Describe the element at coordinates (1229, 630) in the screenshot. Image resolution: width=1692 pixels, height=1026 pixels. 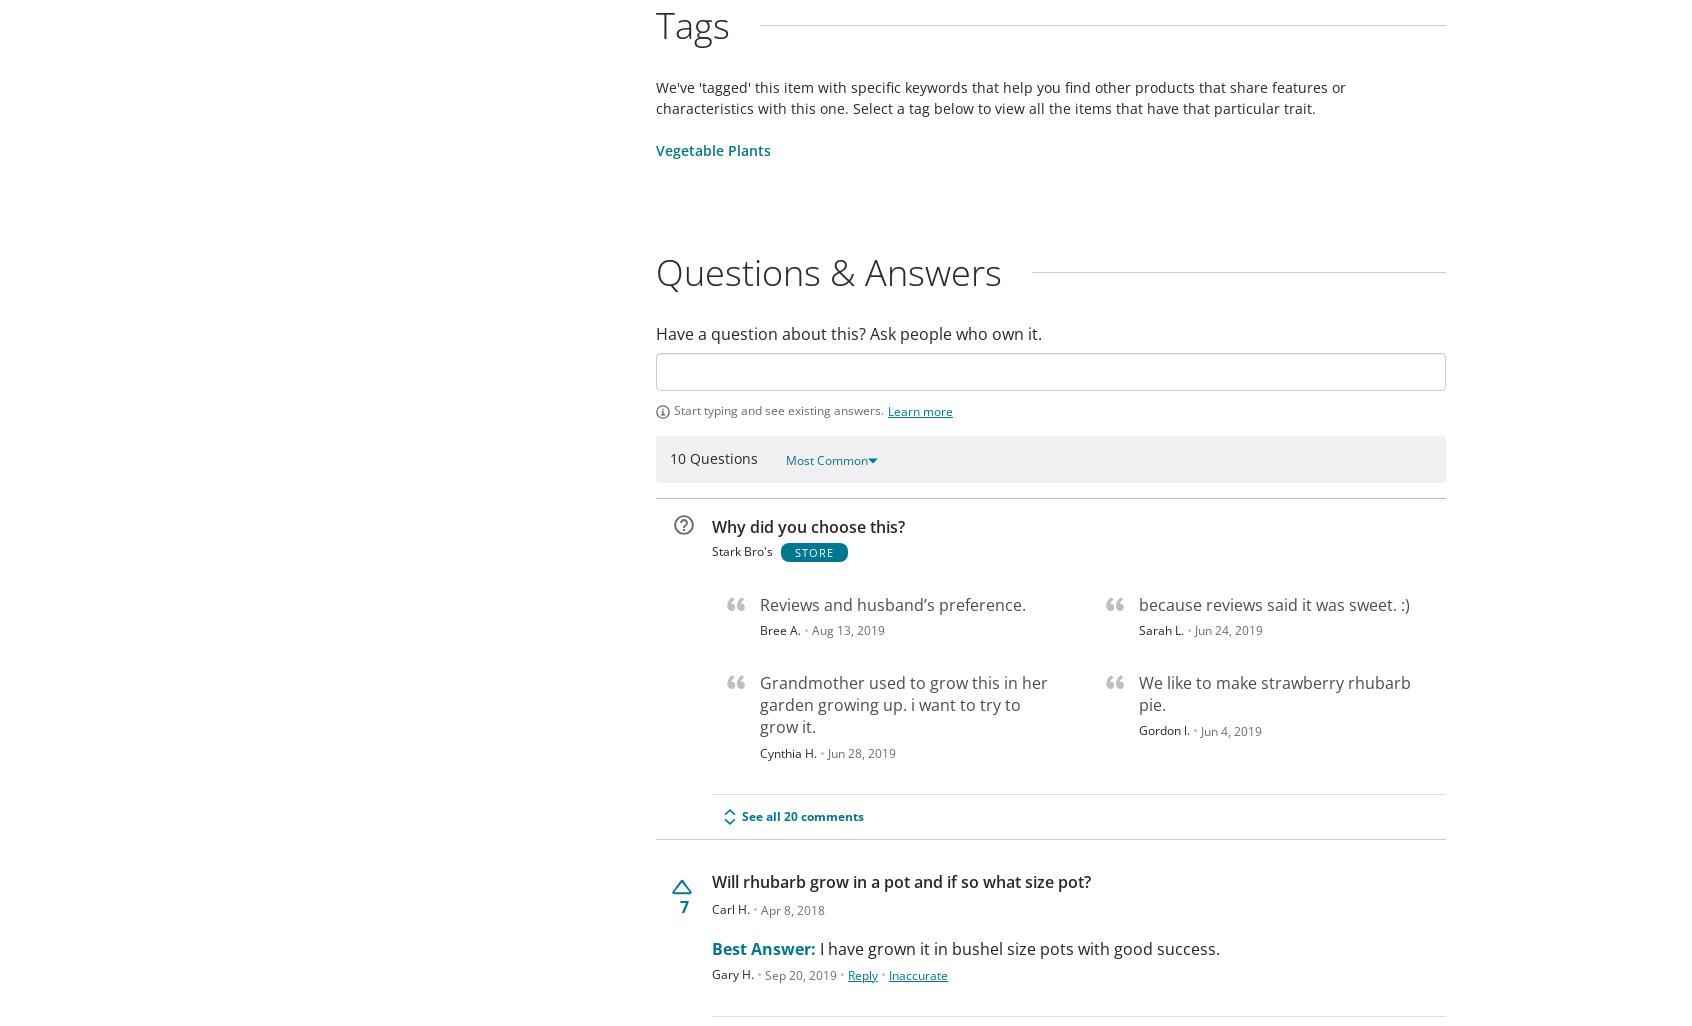
I see `'Jun 24, 2019'` at that location.